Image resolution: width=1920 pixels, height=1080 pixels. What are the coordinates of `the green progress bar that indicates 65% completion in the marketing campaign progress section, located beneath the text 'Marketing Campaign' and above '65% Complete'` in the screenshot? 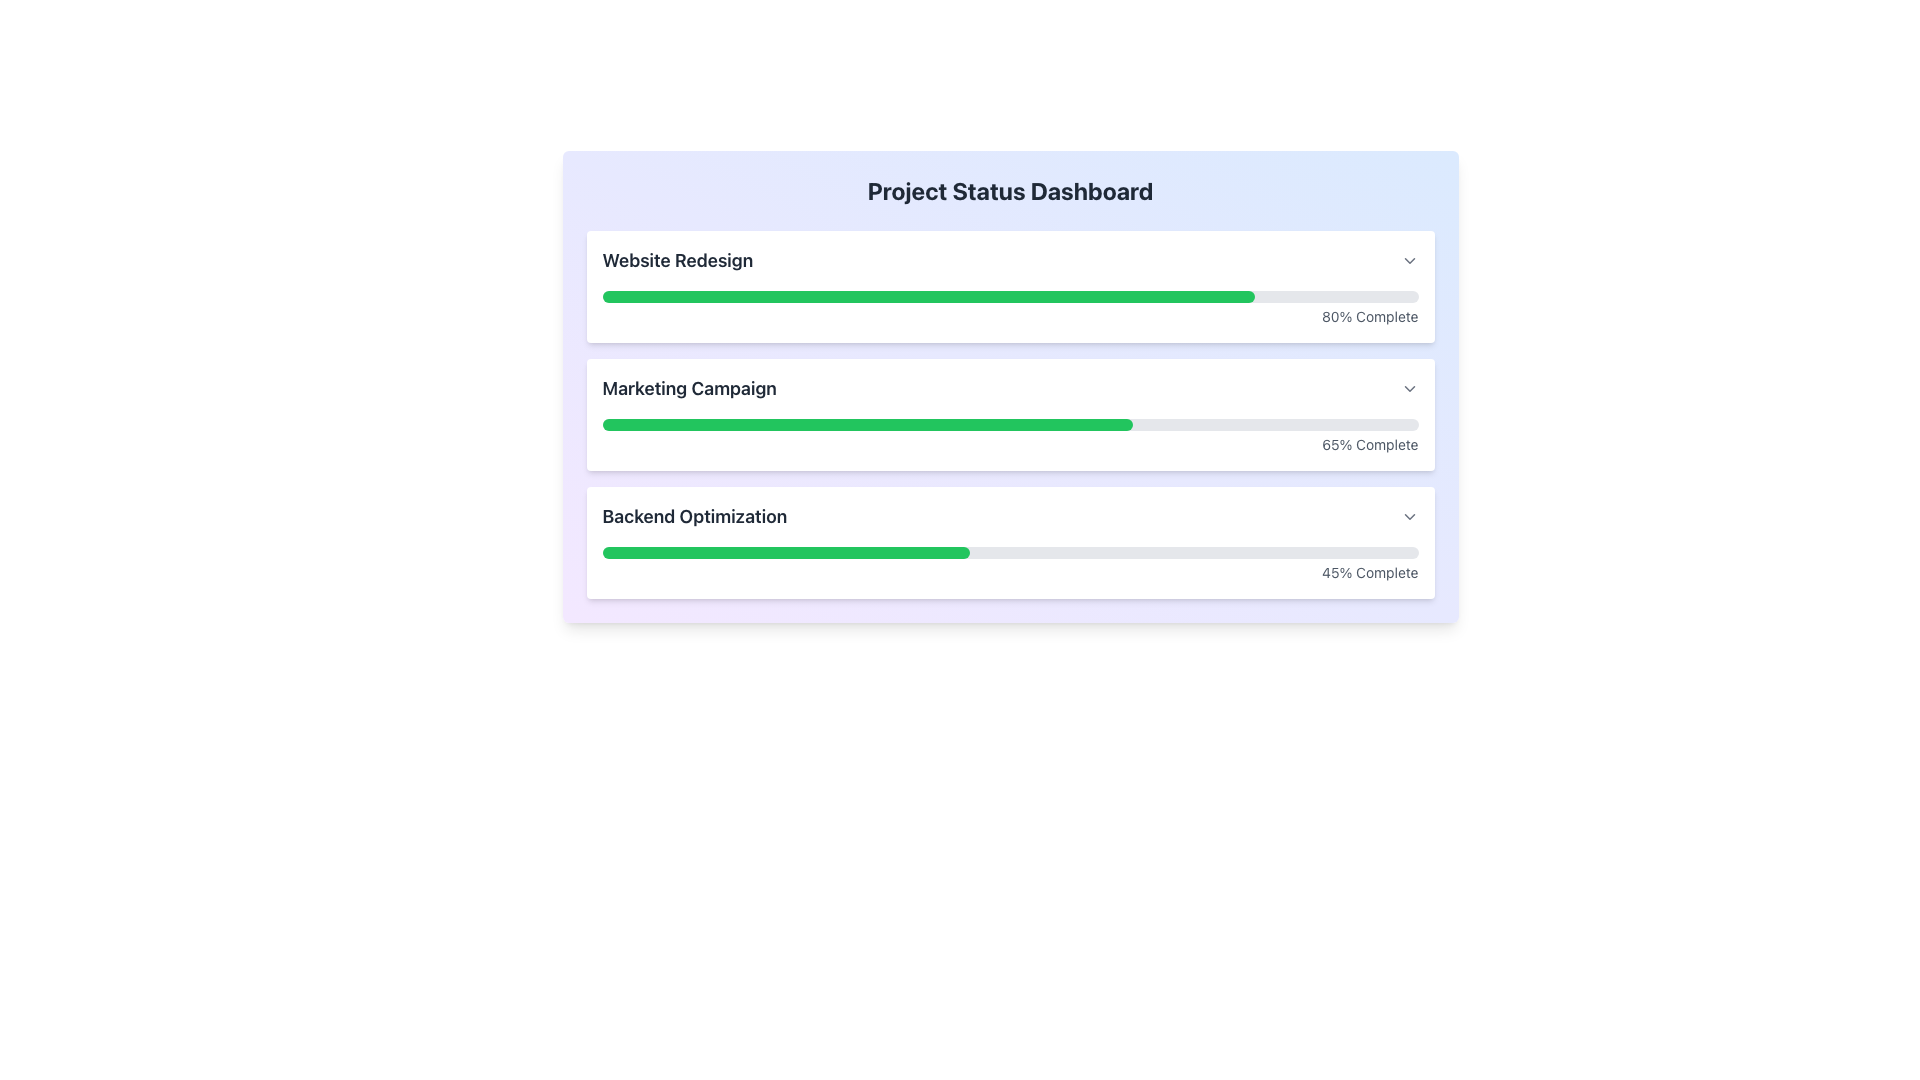 It's located at (867, 423).